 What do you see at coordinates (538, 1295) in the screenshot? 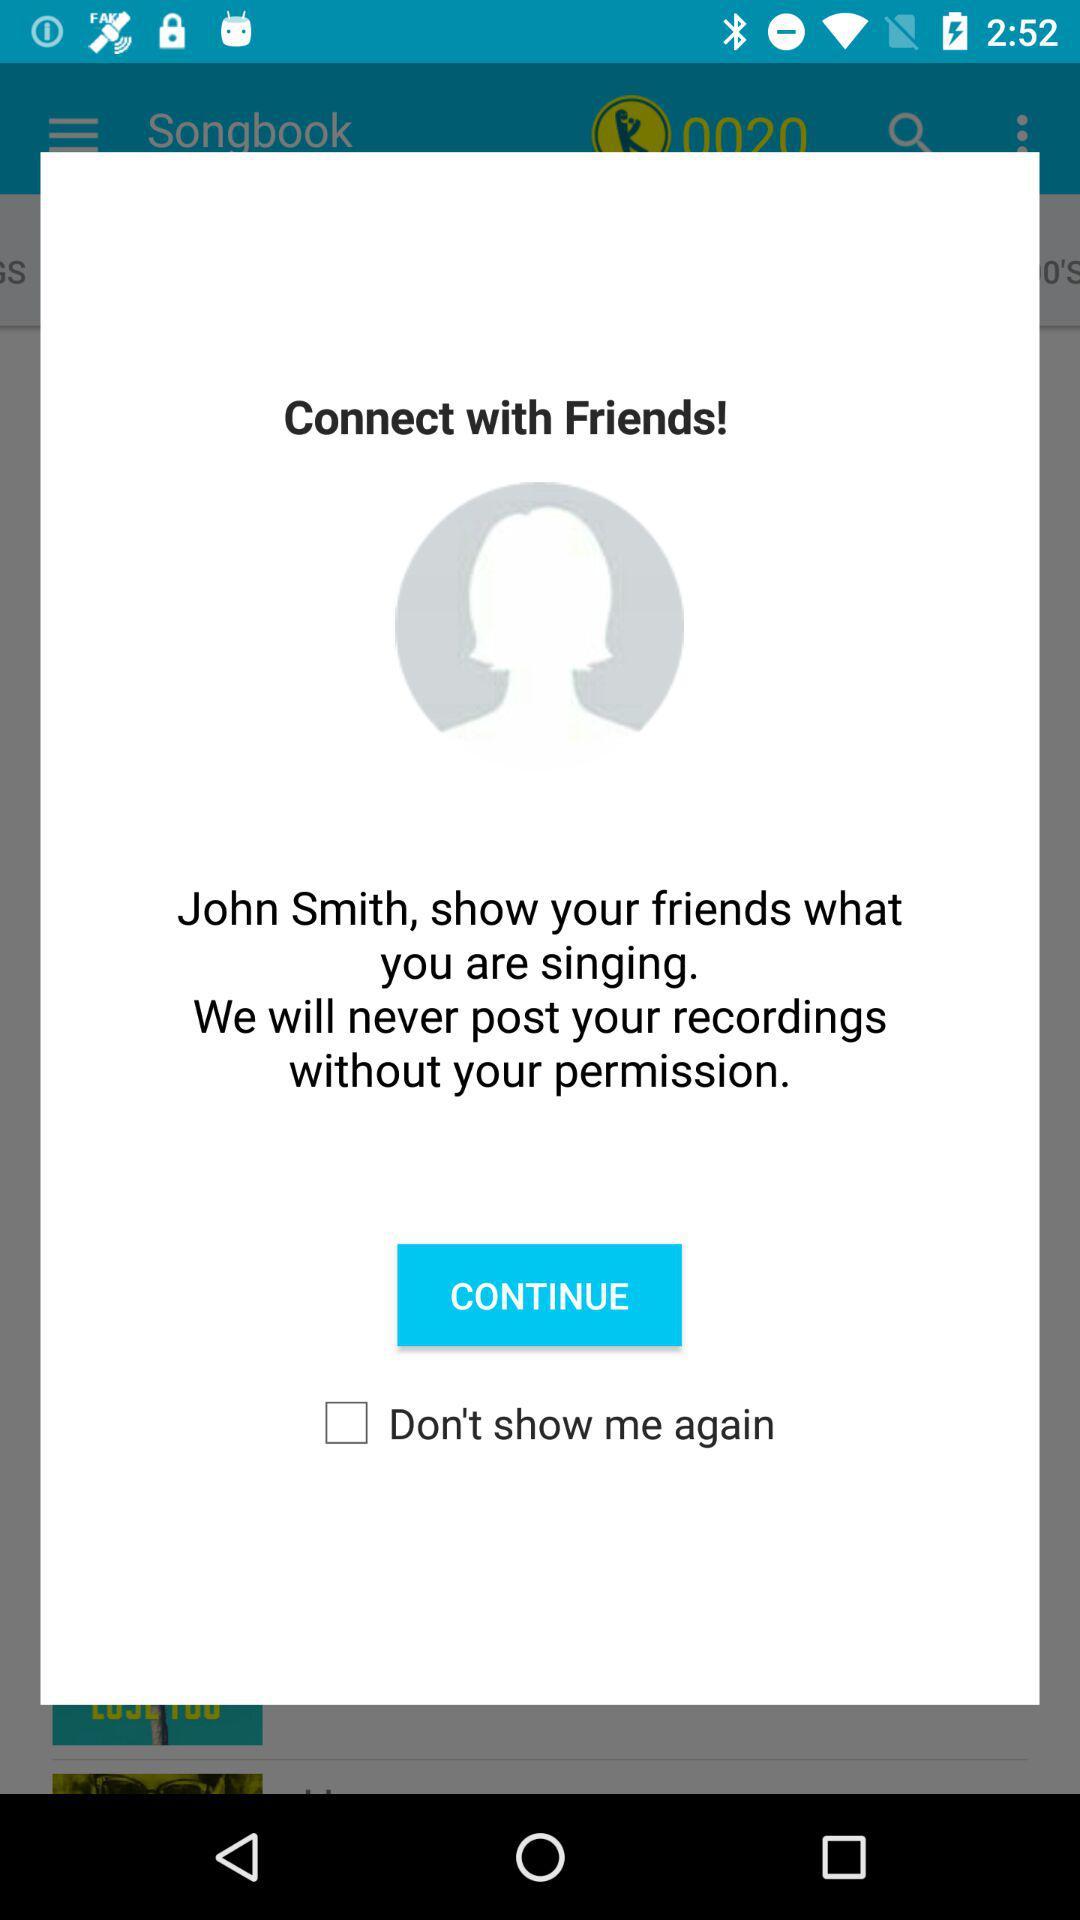
I see `the icon above the don t show icon` at bounding box center [538, 1295].